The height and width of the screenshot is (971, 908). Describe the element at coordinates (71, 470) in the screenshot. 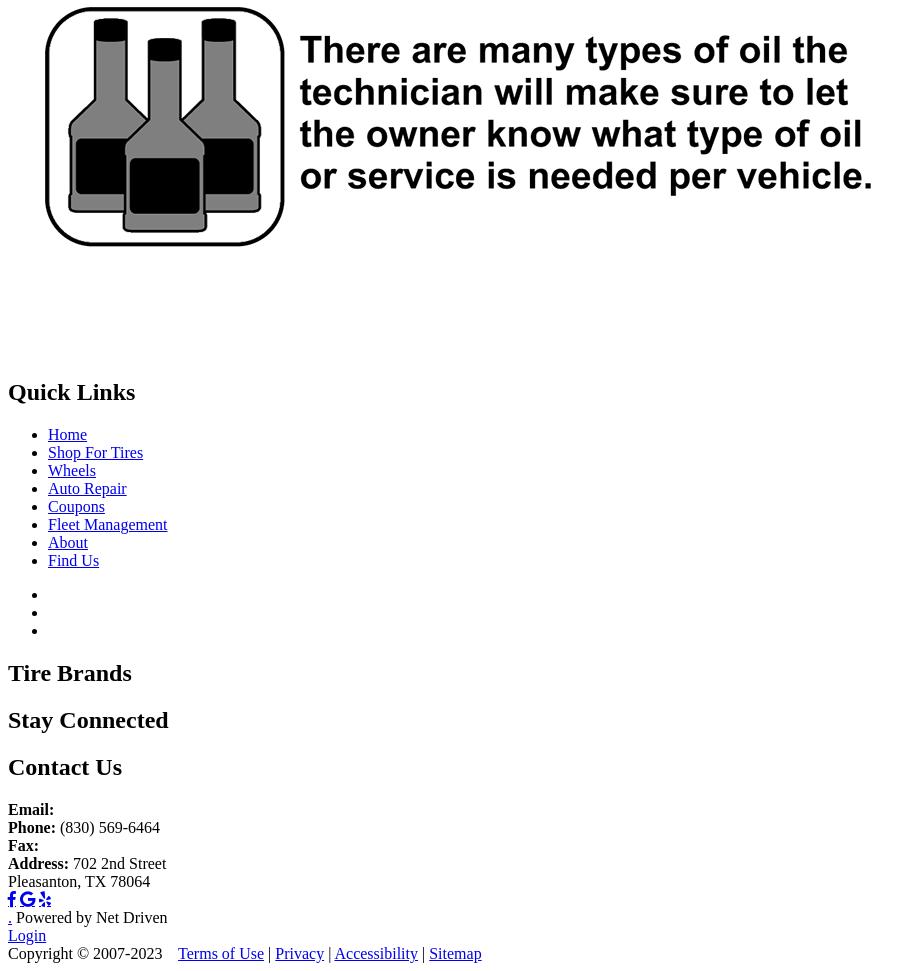

I see `'Wheels'` at that location.